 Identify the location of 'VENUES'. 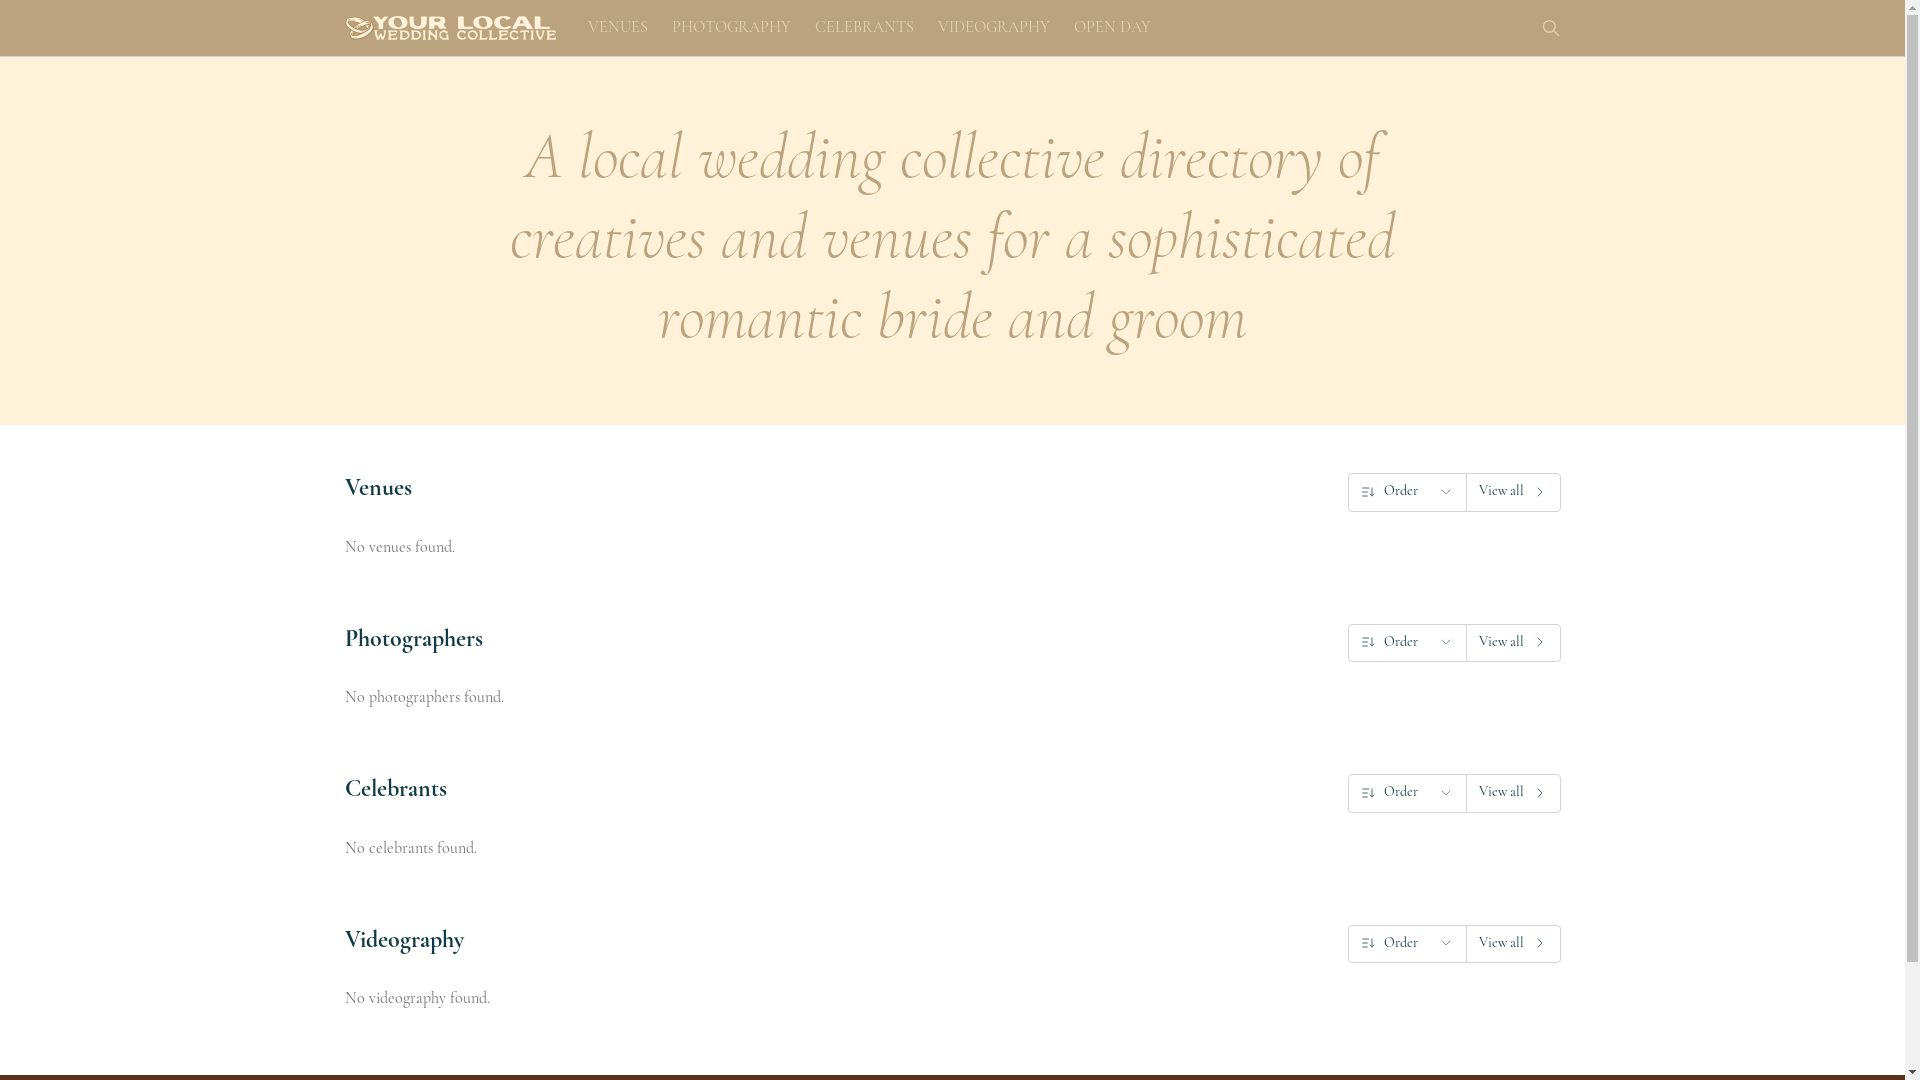
(583, 27).